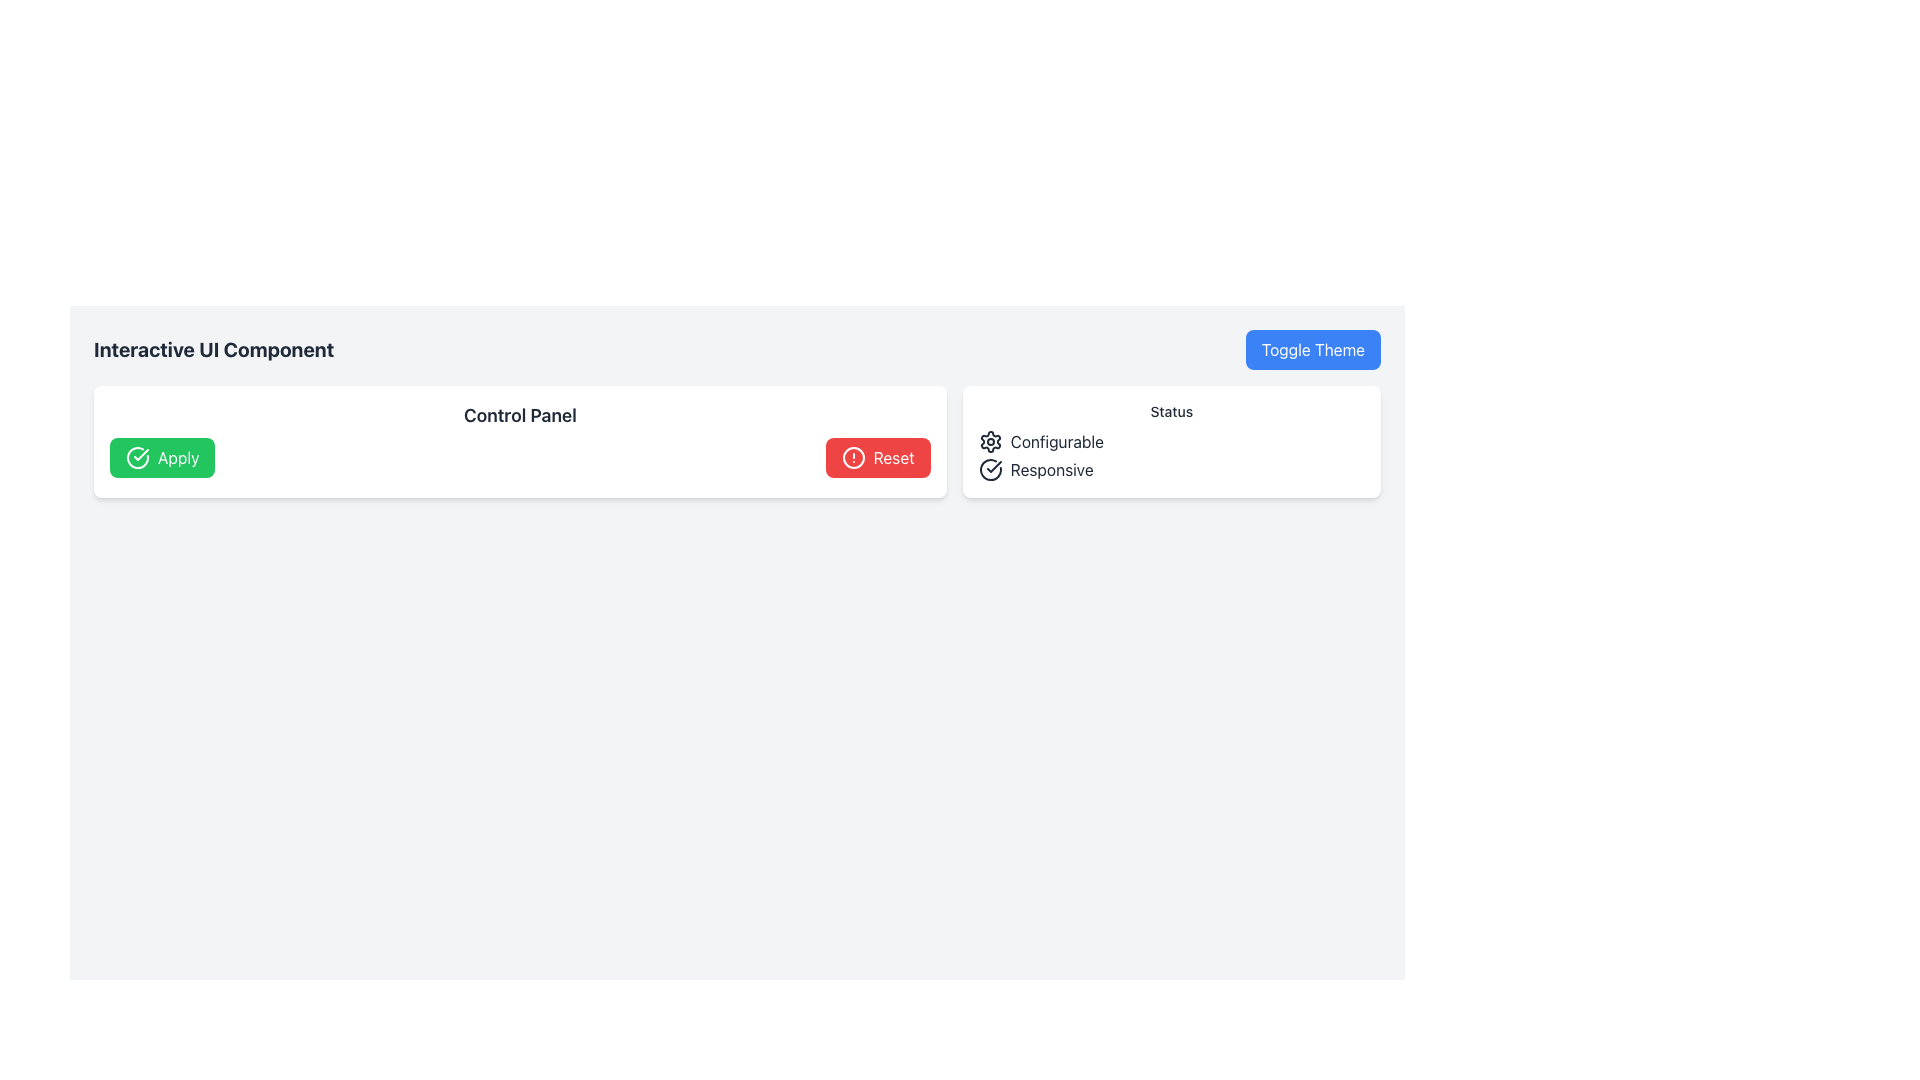  What do you see at coordinates (990, 470) in the screenshot?
I see `the SVG icon representing a circle with a check mark inside, which is located to the left of the 'Responsive' label in the 'Status' section at the top-right of the interface` at bounding box center [990, 470].